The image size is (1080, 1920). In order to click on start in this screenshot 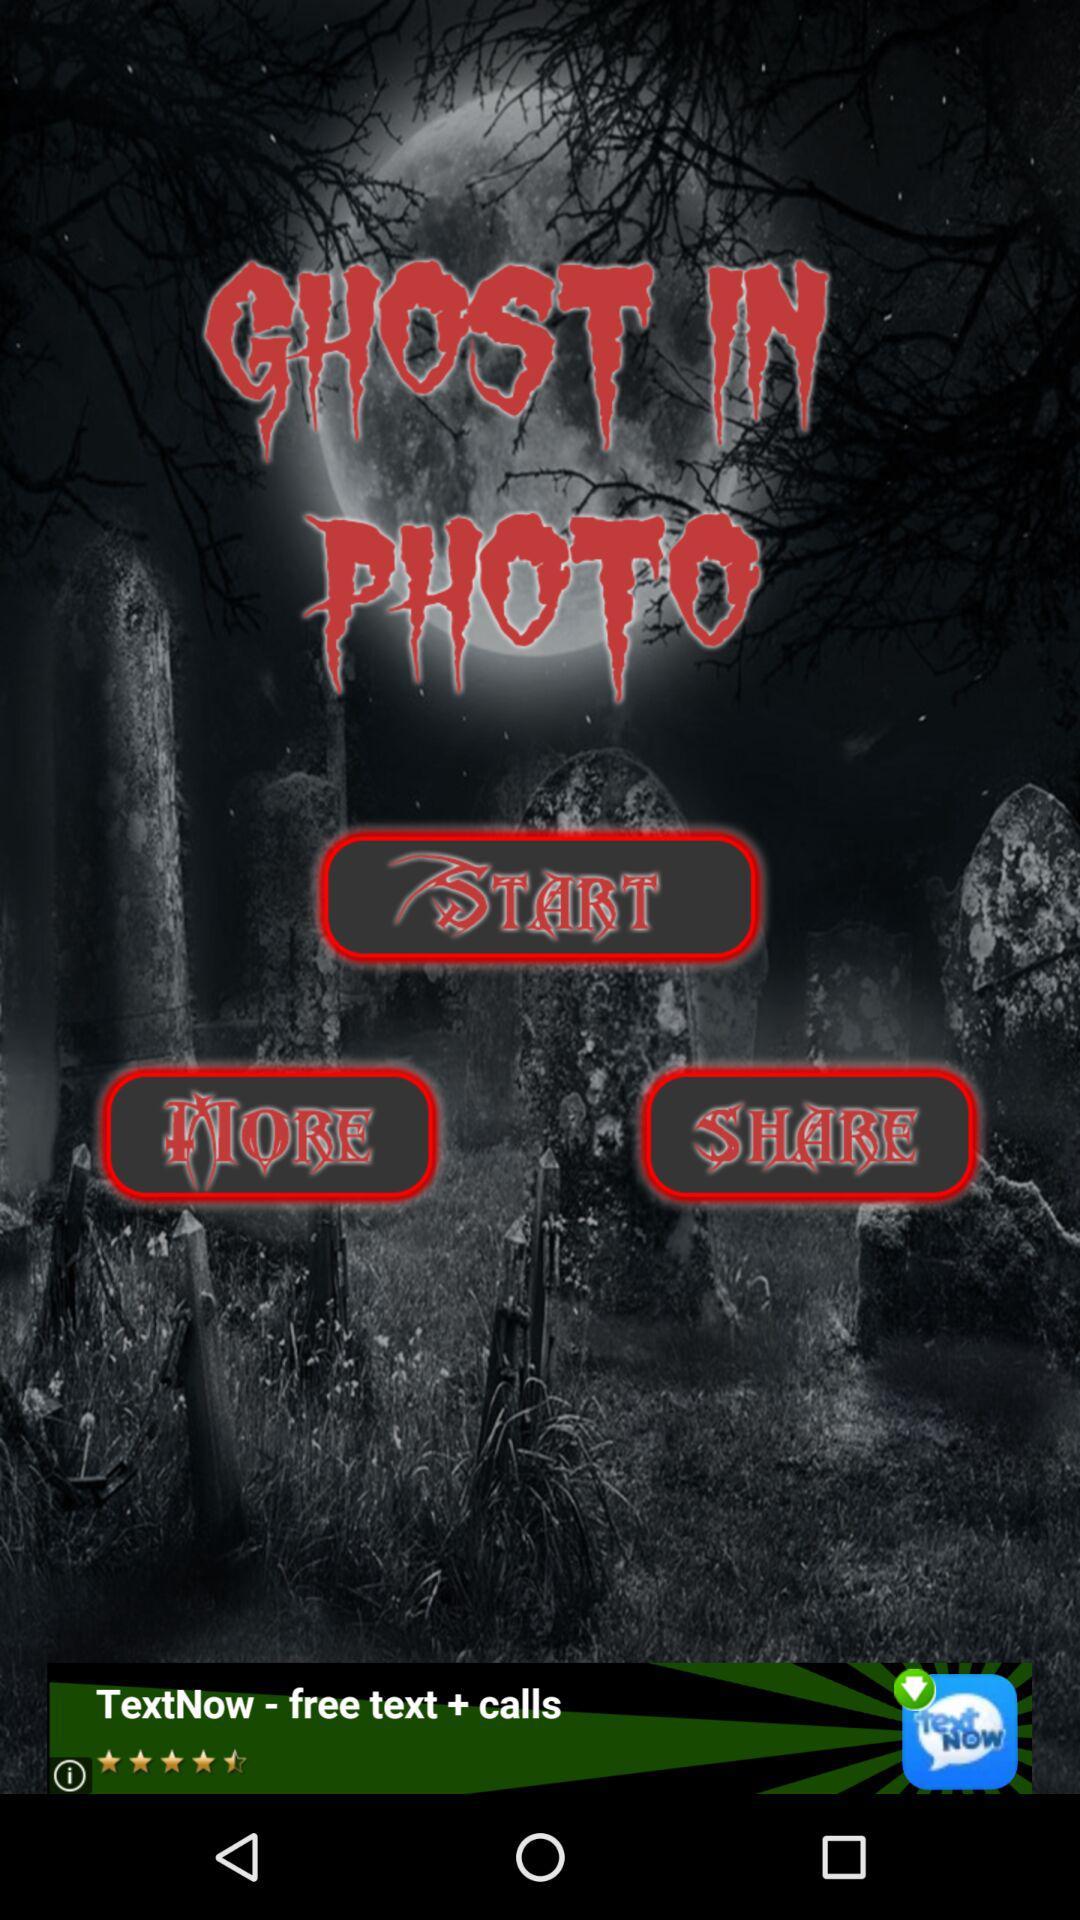, I will do `click(538, 896)`.